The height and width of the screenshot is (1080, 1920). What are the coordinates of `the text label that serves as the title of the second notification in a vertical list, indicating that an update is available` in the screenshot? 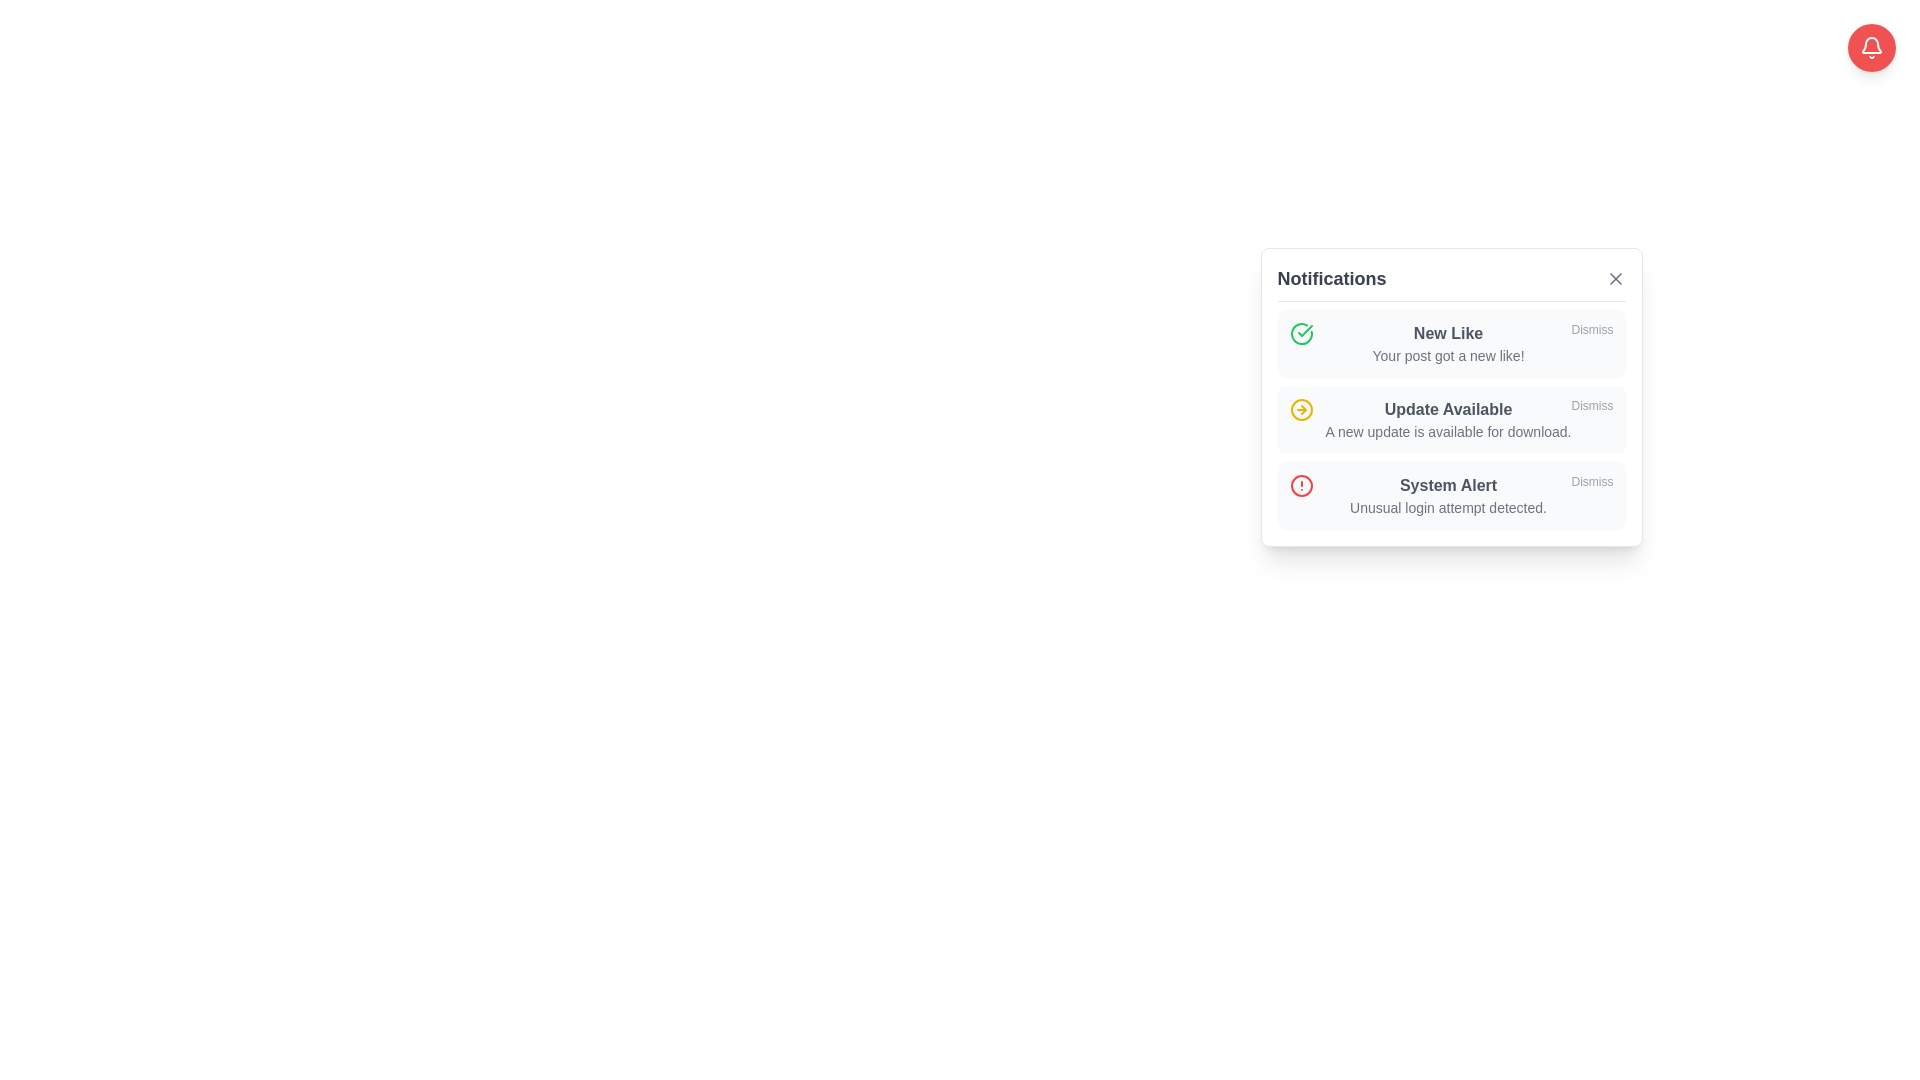 It's located at (1448, 408).